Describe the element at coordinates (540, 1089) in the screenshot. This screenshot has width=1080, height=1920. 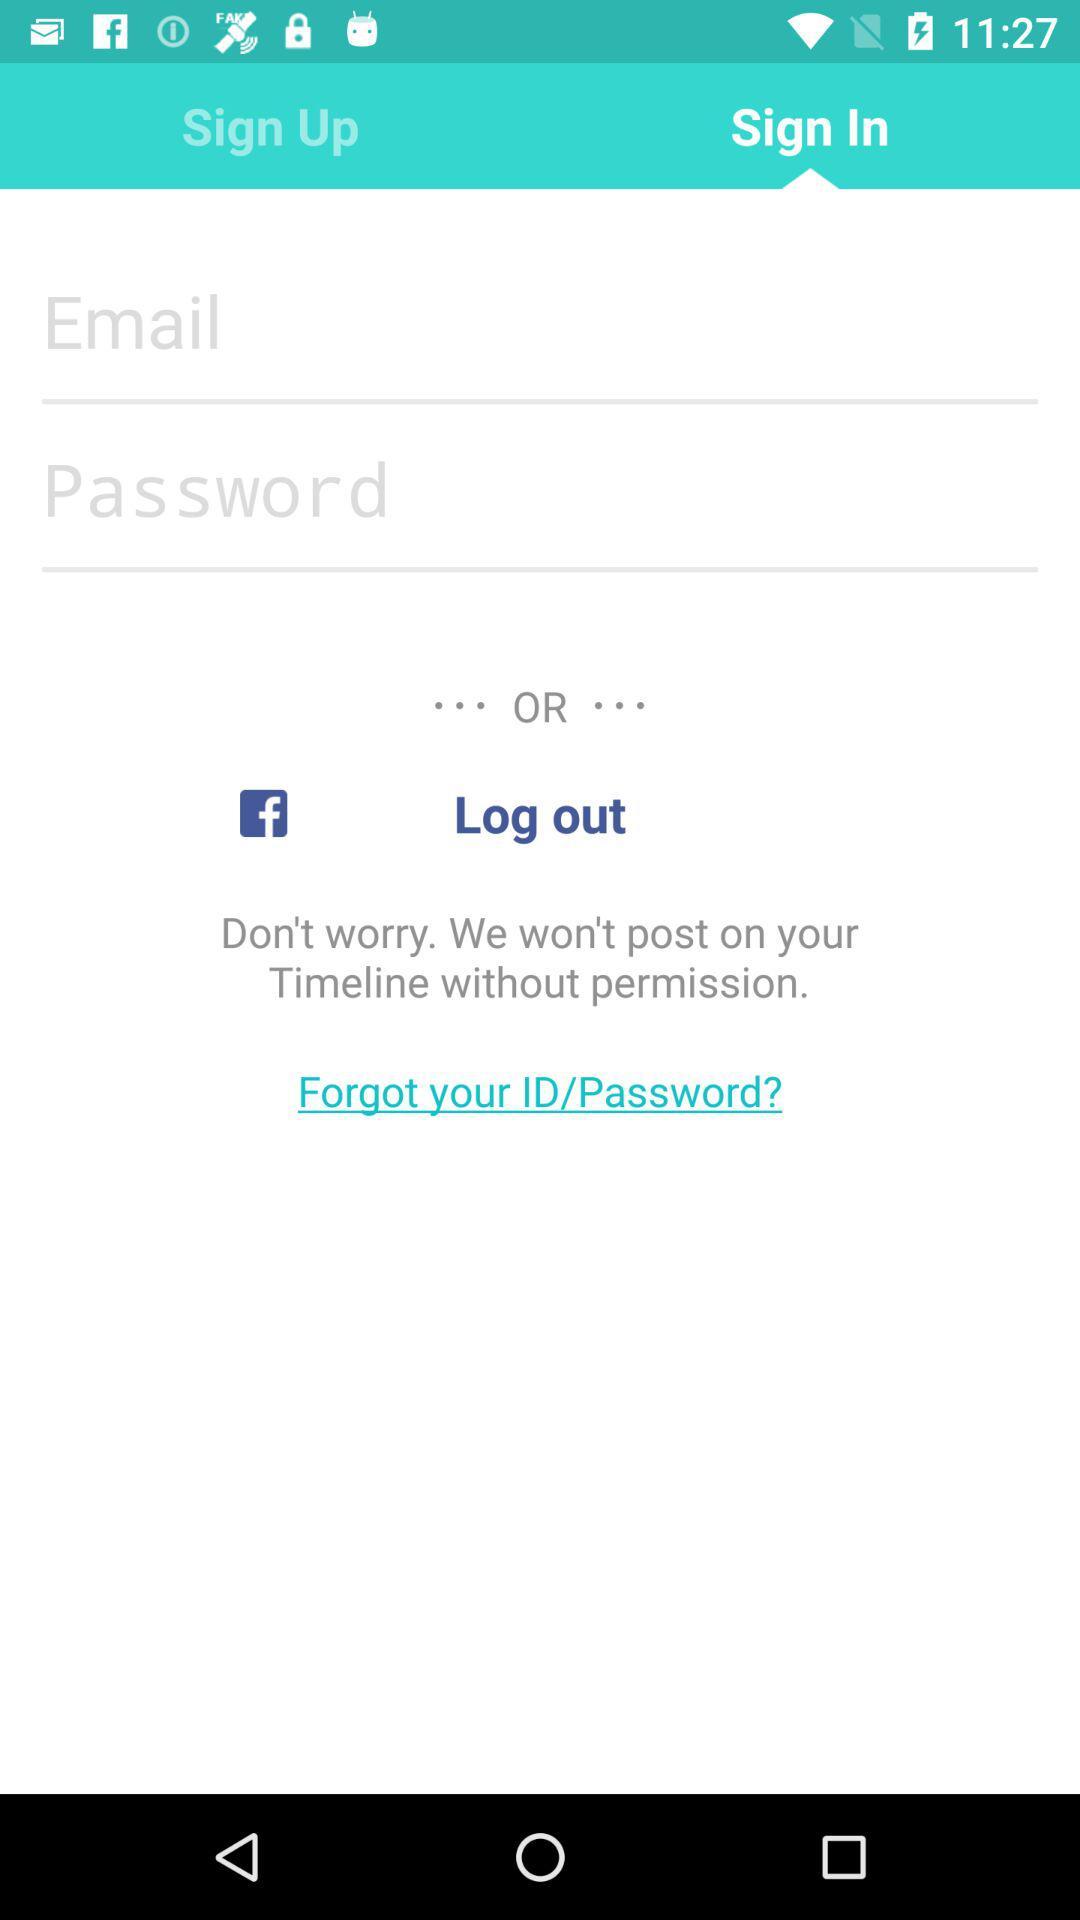
I see `the item below don t worry` at that location.